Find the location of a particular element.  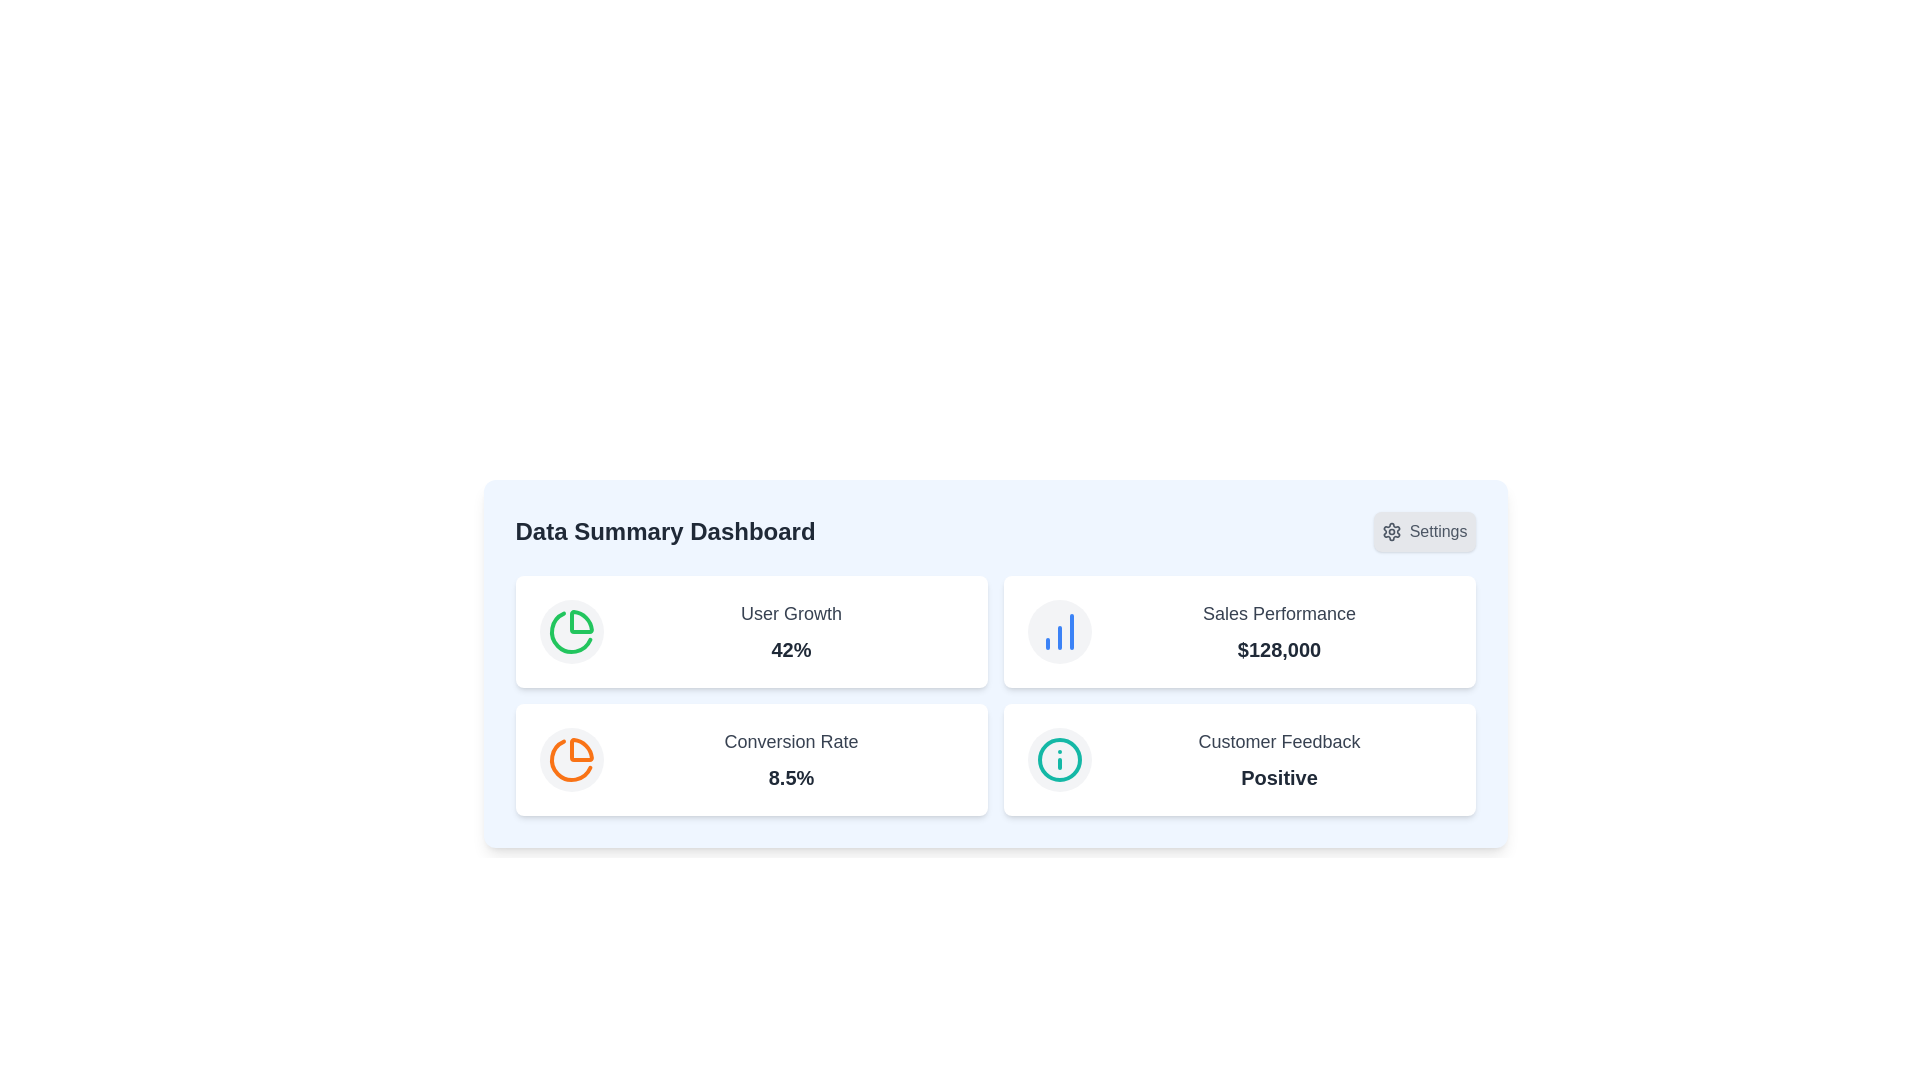

the lower-right section of the pie chart element representing 'User Growth' in the upper left corner of the card is located at coordinates (569, 632).